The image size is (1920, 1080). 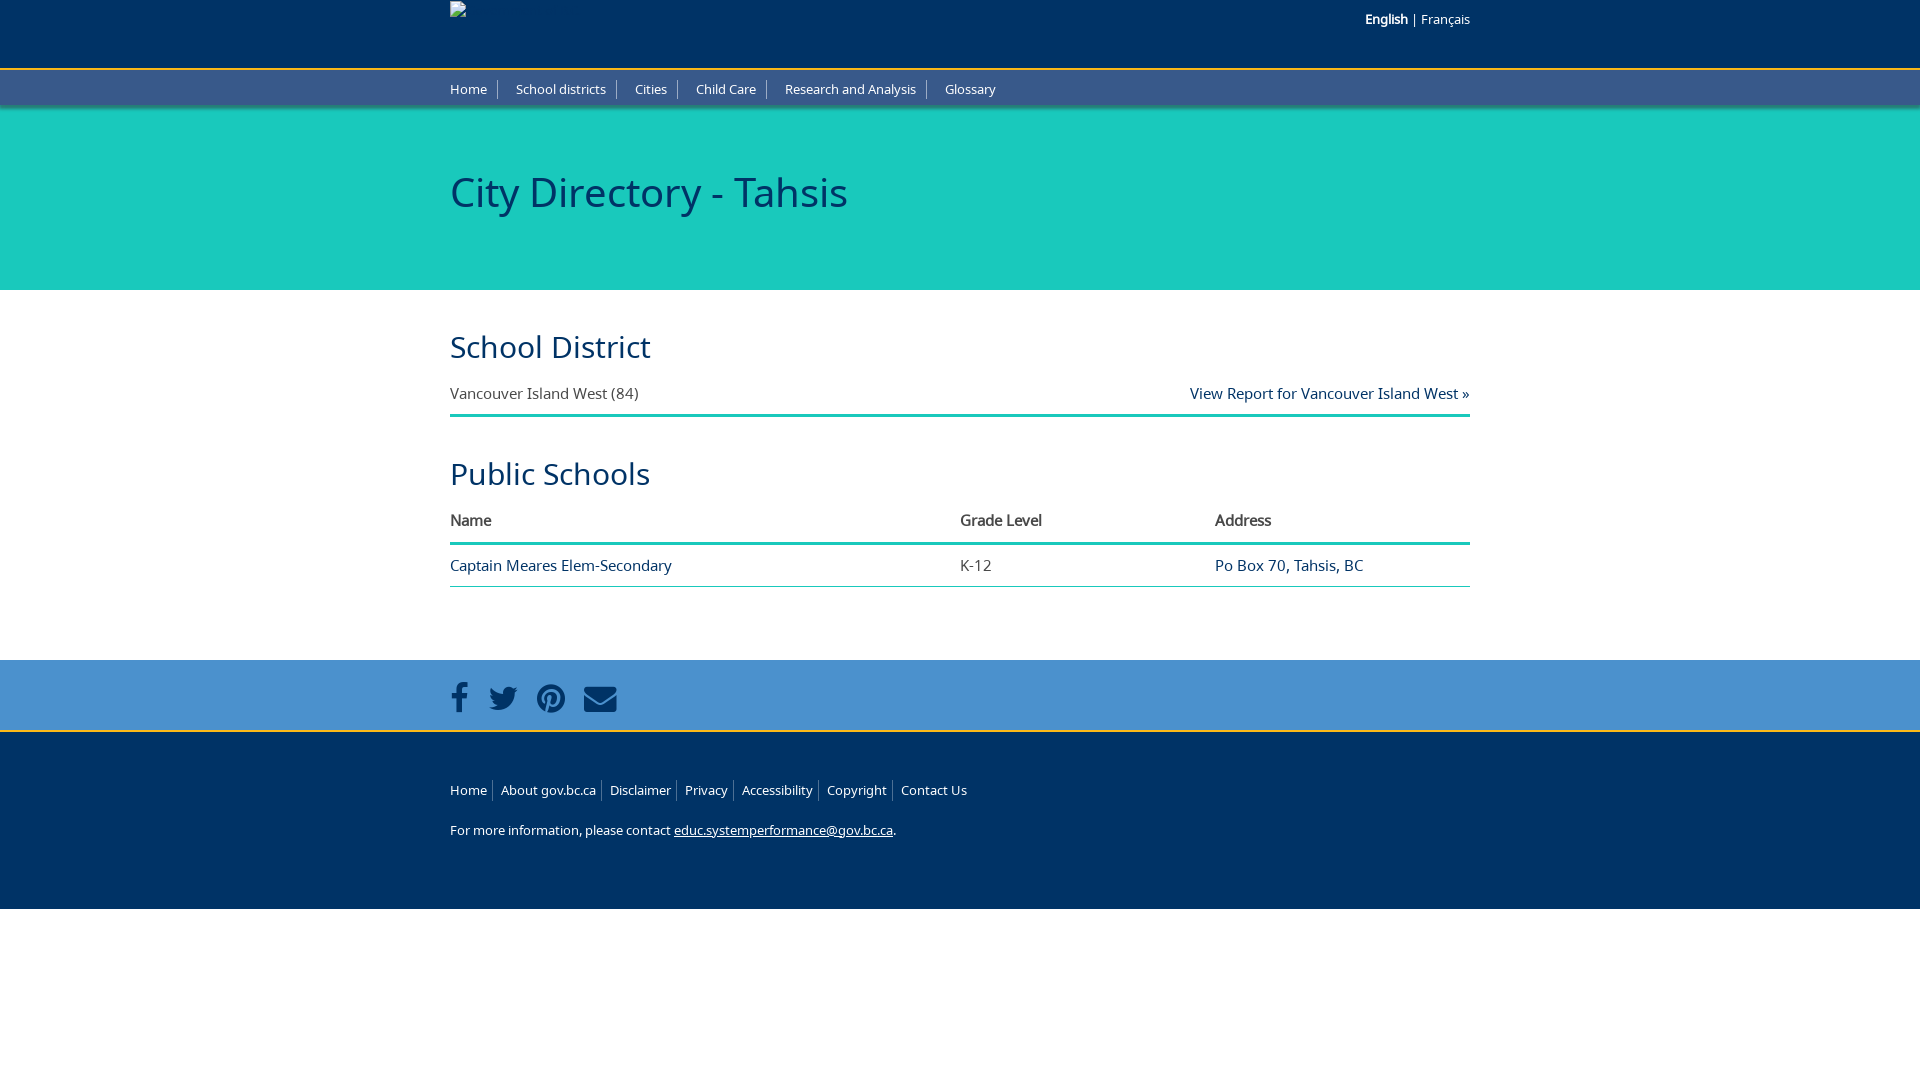 I want to click on 'Government of B.C.', so click(x=515, y=10).